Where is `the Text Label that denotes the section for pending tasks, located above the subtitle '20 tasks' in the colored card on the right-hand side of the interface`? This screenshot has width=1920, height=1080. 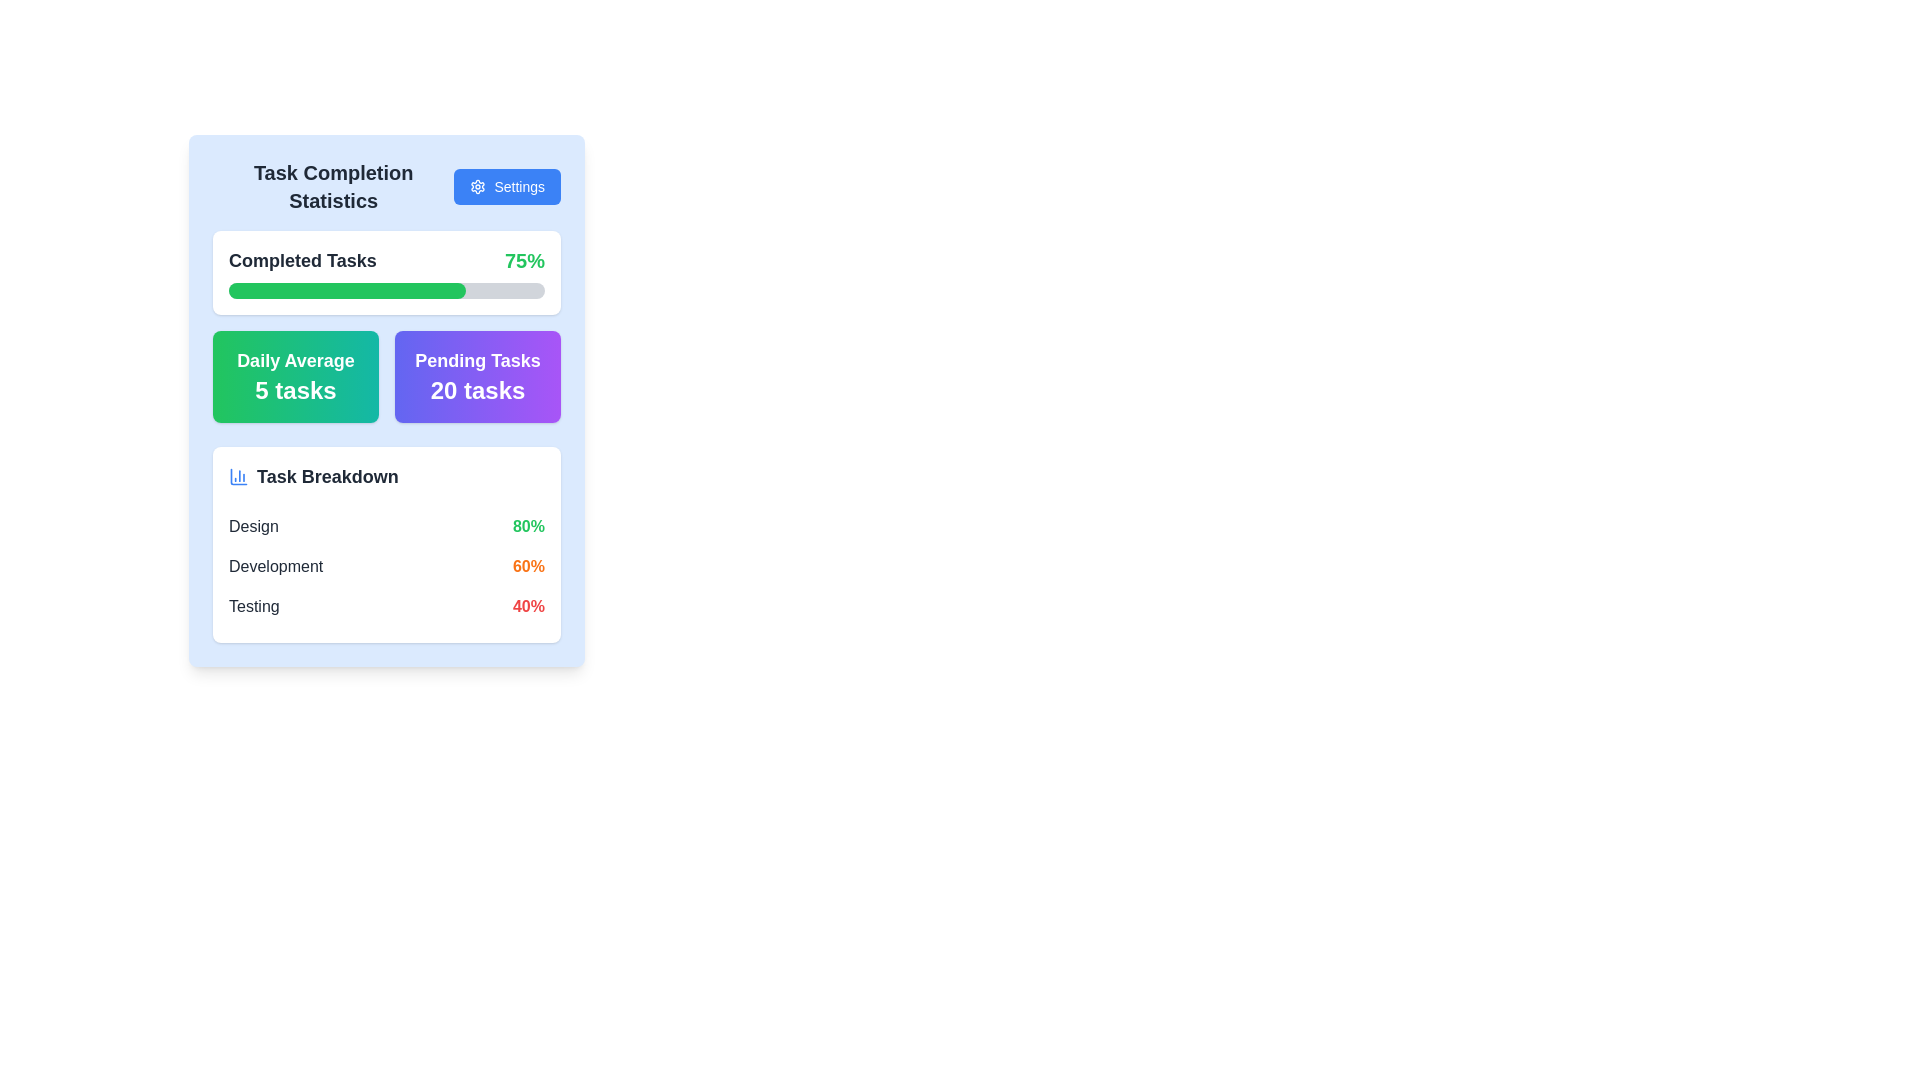 the Text Label that denotes the section for pending tasks, located above the subtitle '20 tasks' in the colored card on the right-hand side of the interface is located at coordinates (477, 361).